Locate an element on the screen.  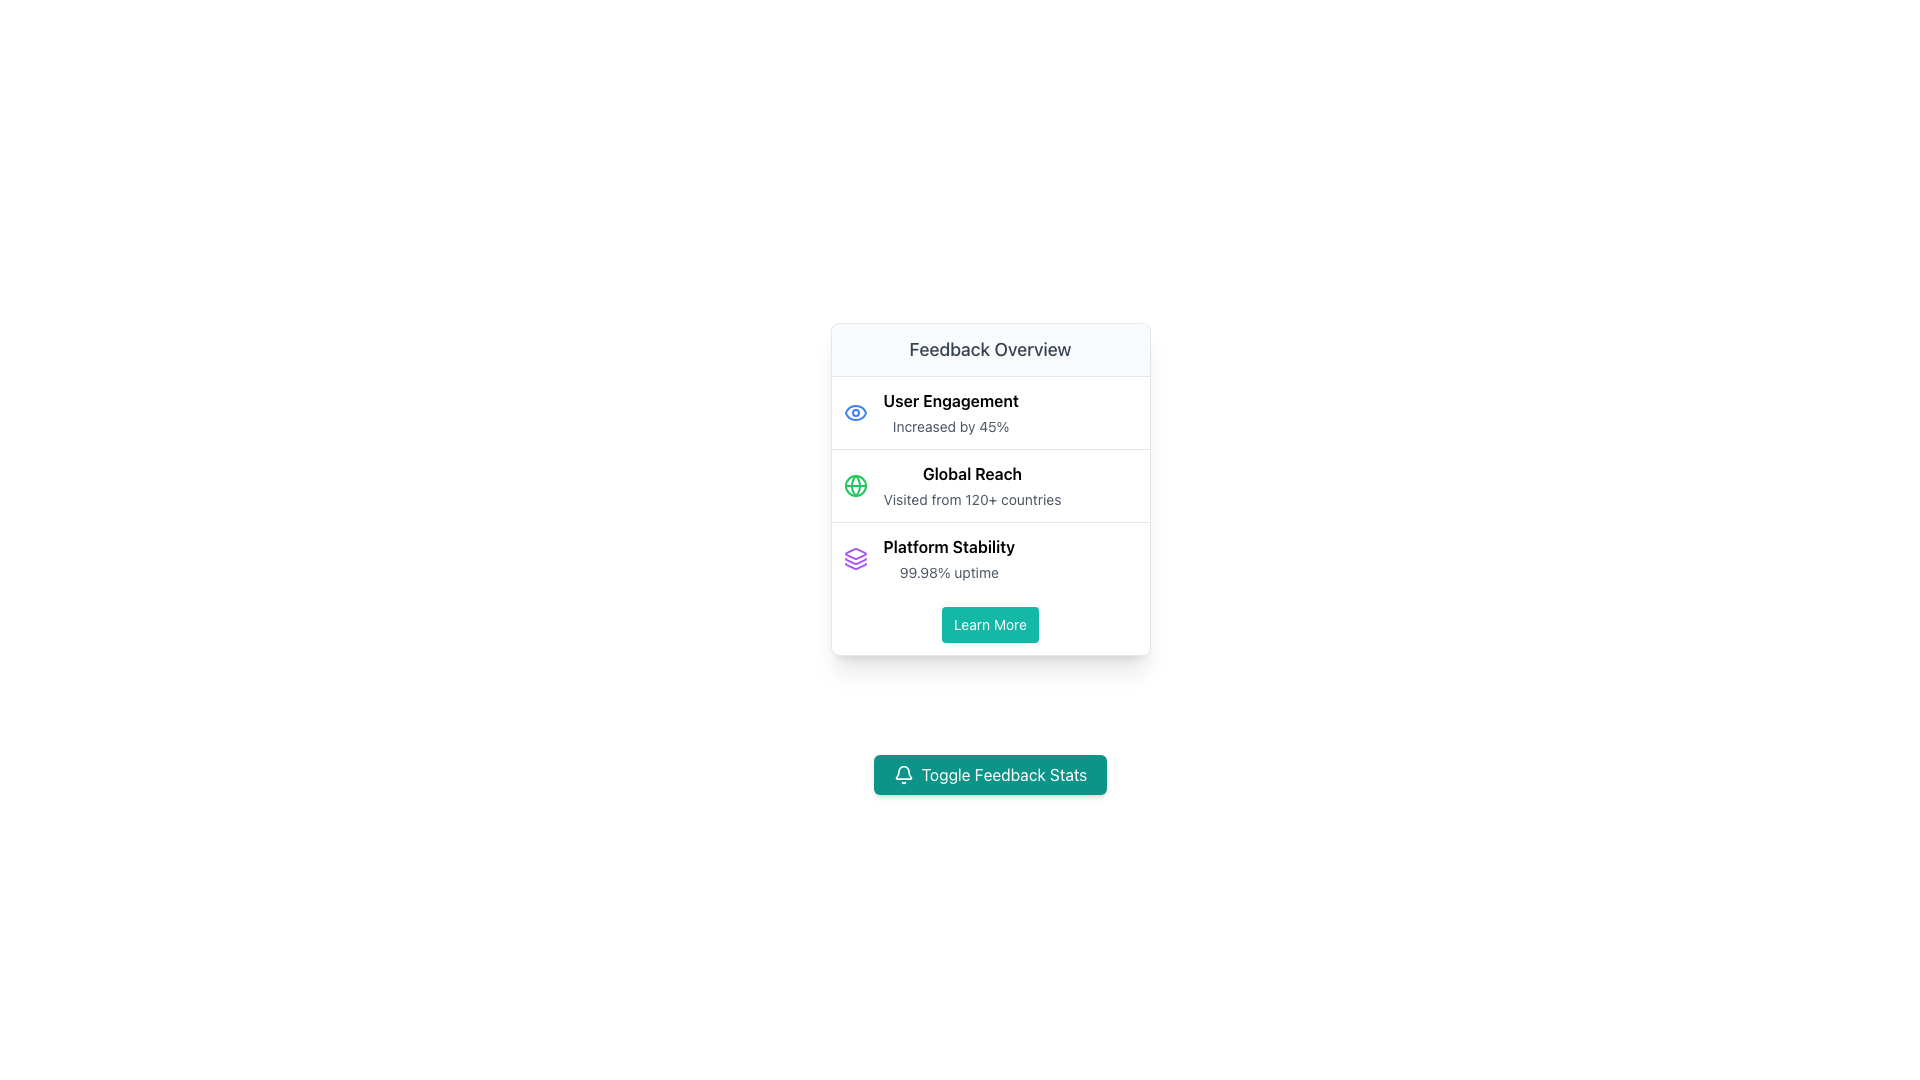
the central circular component of the globe icon next to the 'Global Reach' text in the second row of the feedback overview card is located at coordinates (855, 486).